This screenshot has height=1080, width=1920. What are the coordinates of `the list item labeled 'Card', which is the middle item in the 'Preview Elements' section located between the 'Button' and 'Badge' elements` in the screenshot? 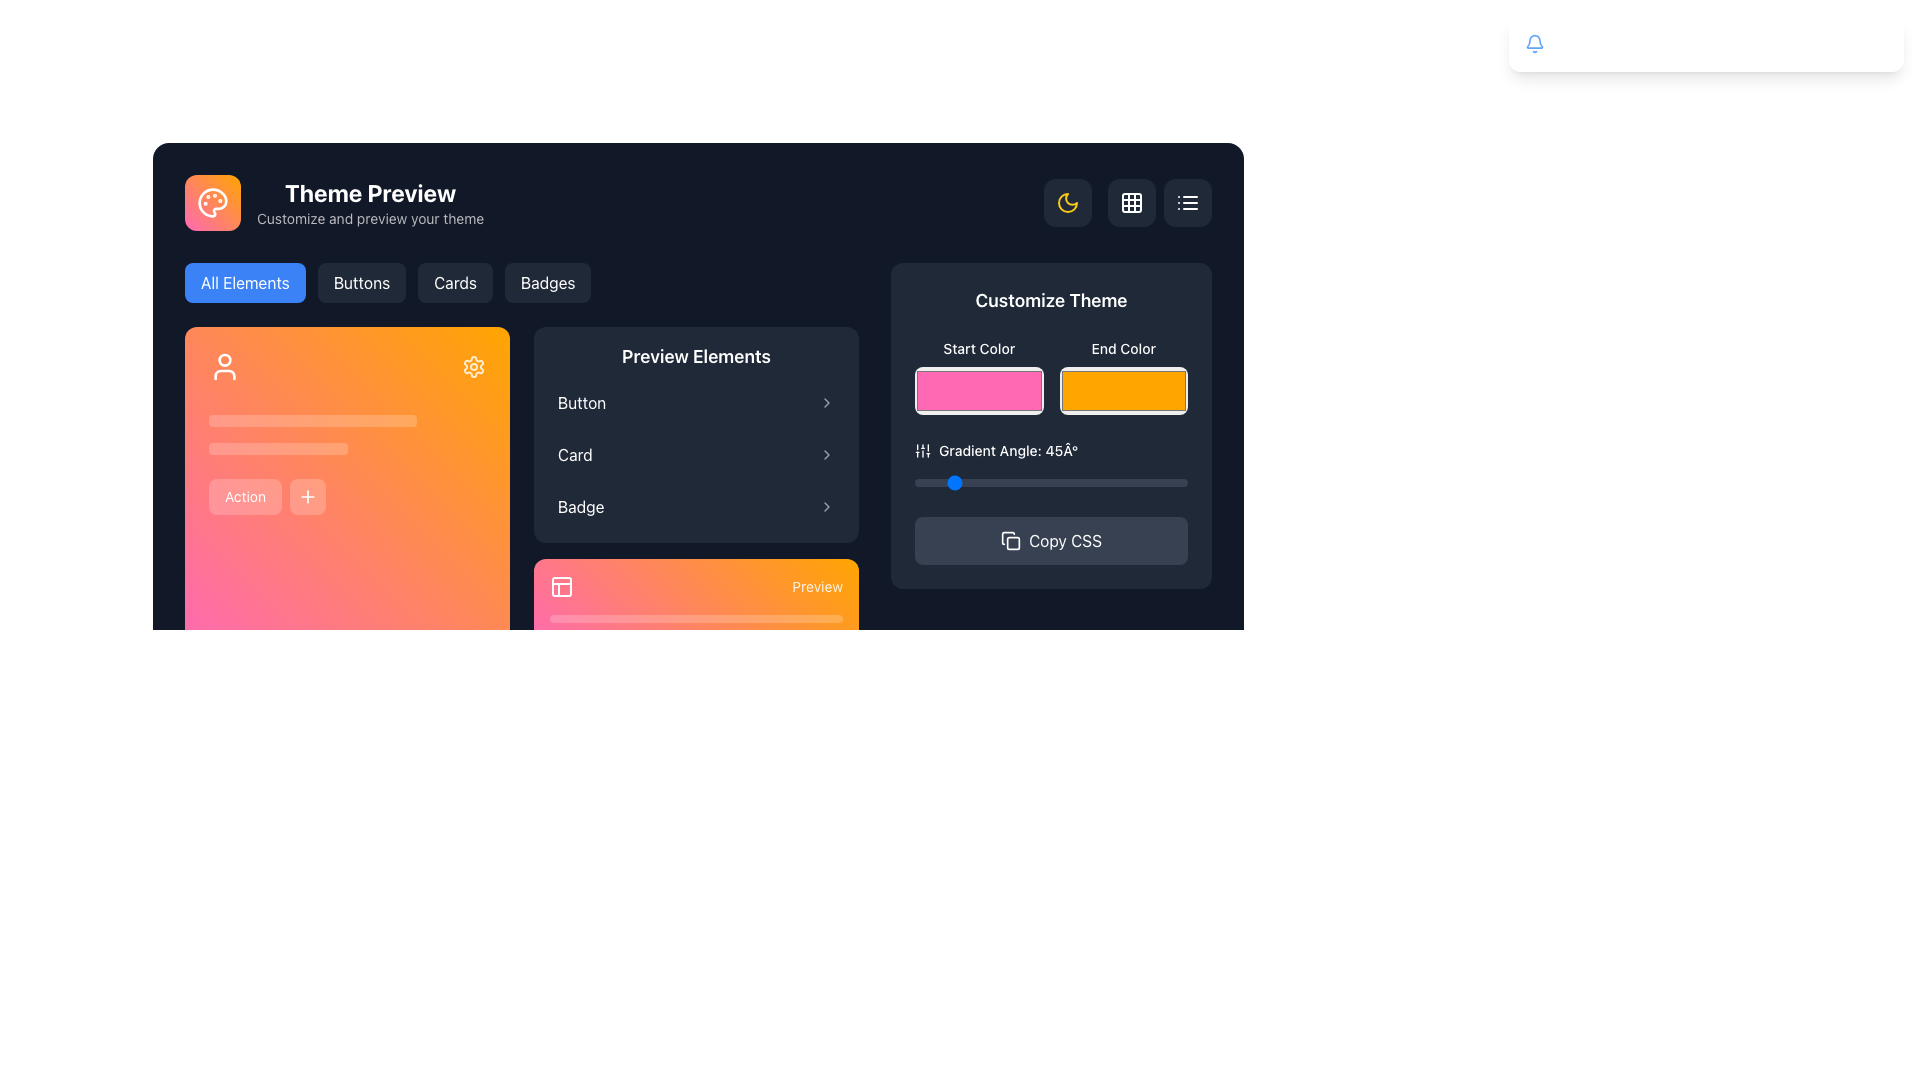 It's located at (696, 455).